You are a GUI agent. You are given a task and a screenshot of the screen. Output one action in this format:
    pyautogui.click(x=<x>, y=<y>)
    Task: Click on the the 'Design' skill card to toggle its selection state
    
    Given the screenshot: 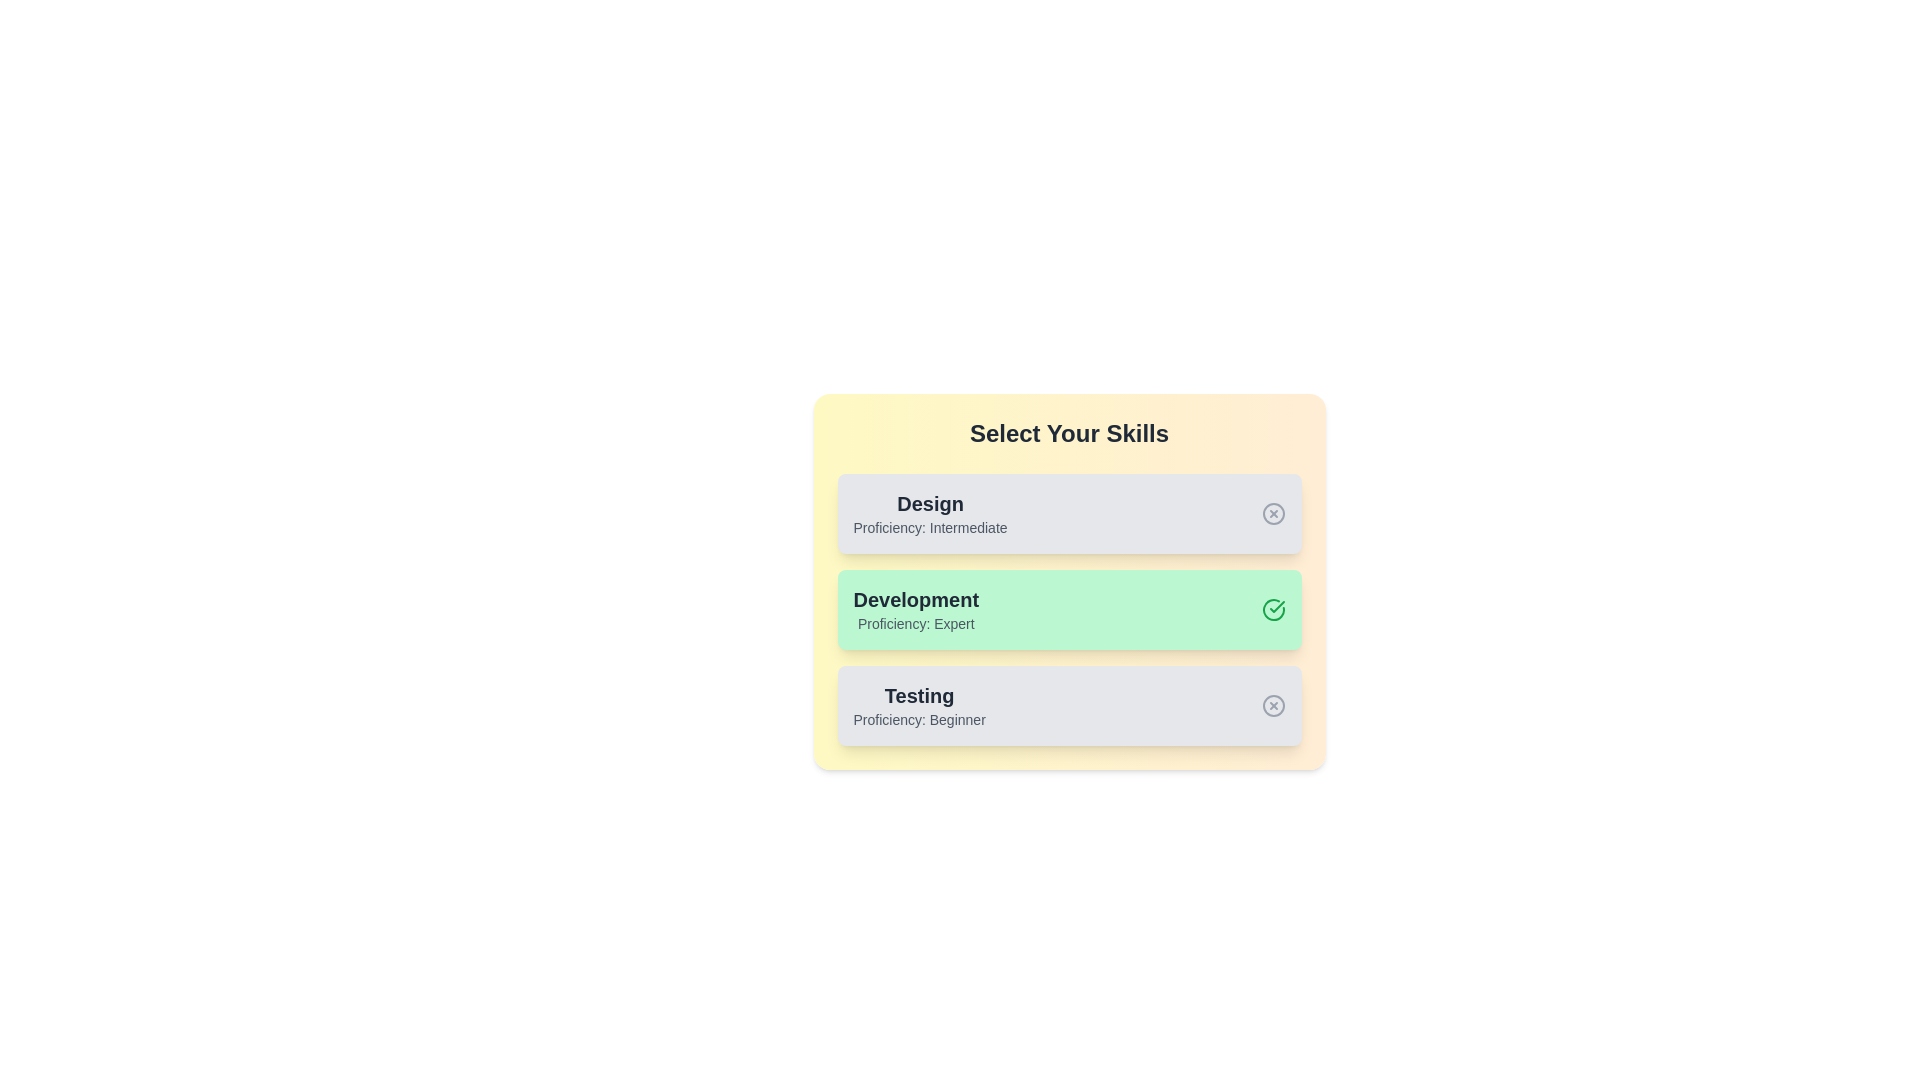 What is the action you would take?
    pyautogui.click(x=1068, y=512)
    